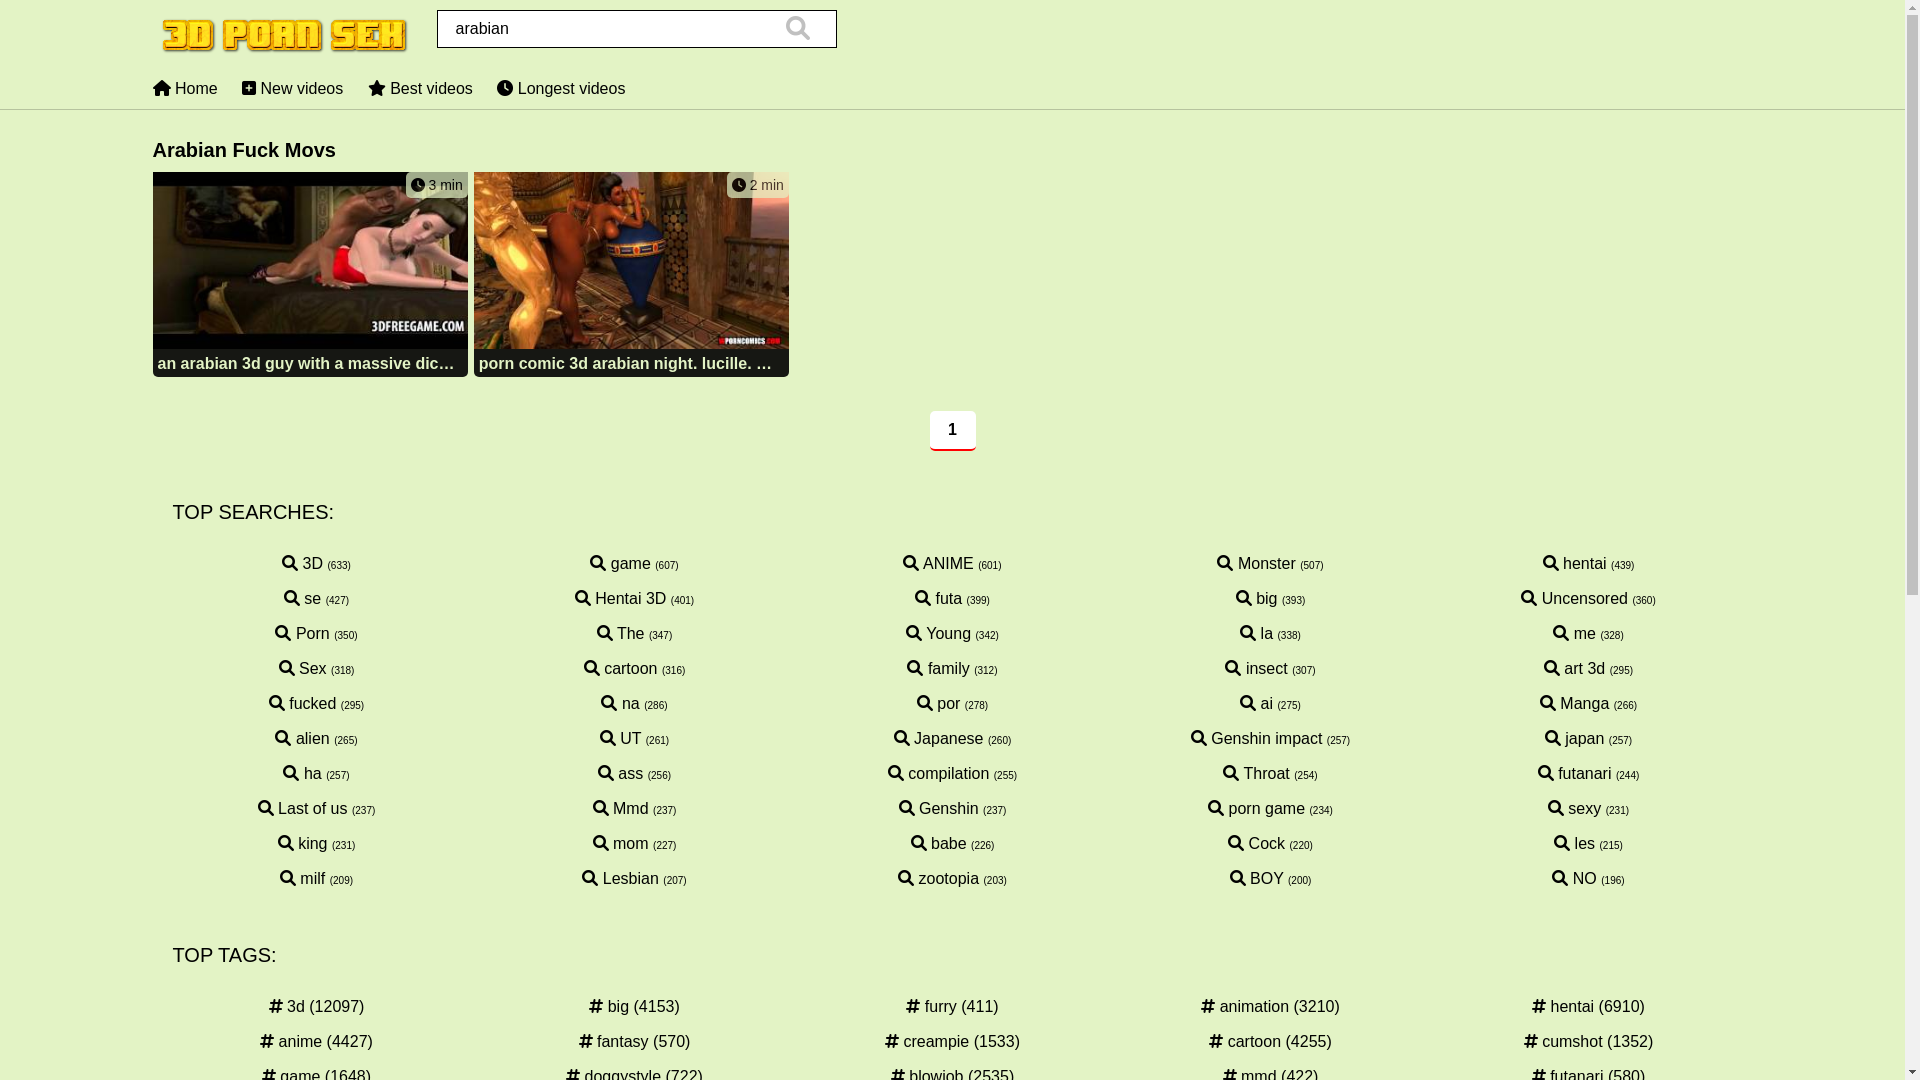  What do you see at coordinates (1269, 1040) in the screenshot?
I see `'cartoon (4255)'` at bounding box center [1269, 1040].